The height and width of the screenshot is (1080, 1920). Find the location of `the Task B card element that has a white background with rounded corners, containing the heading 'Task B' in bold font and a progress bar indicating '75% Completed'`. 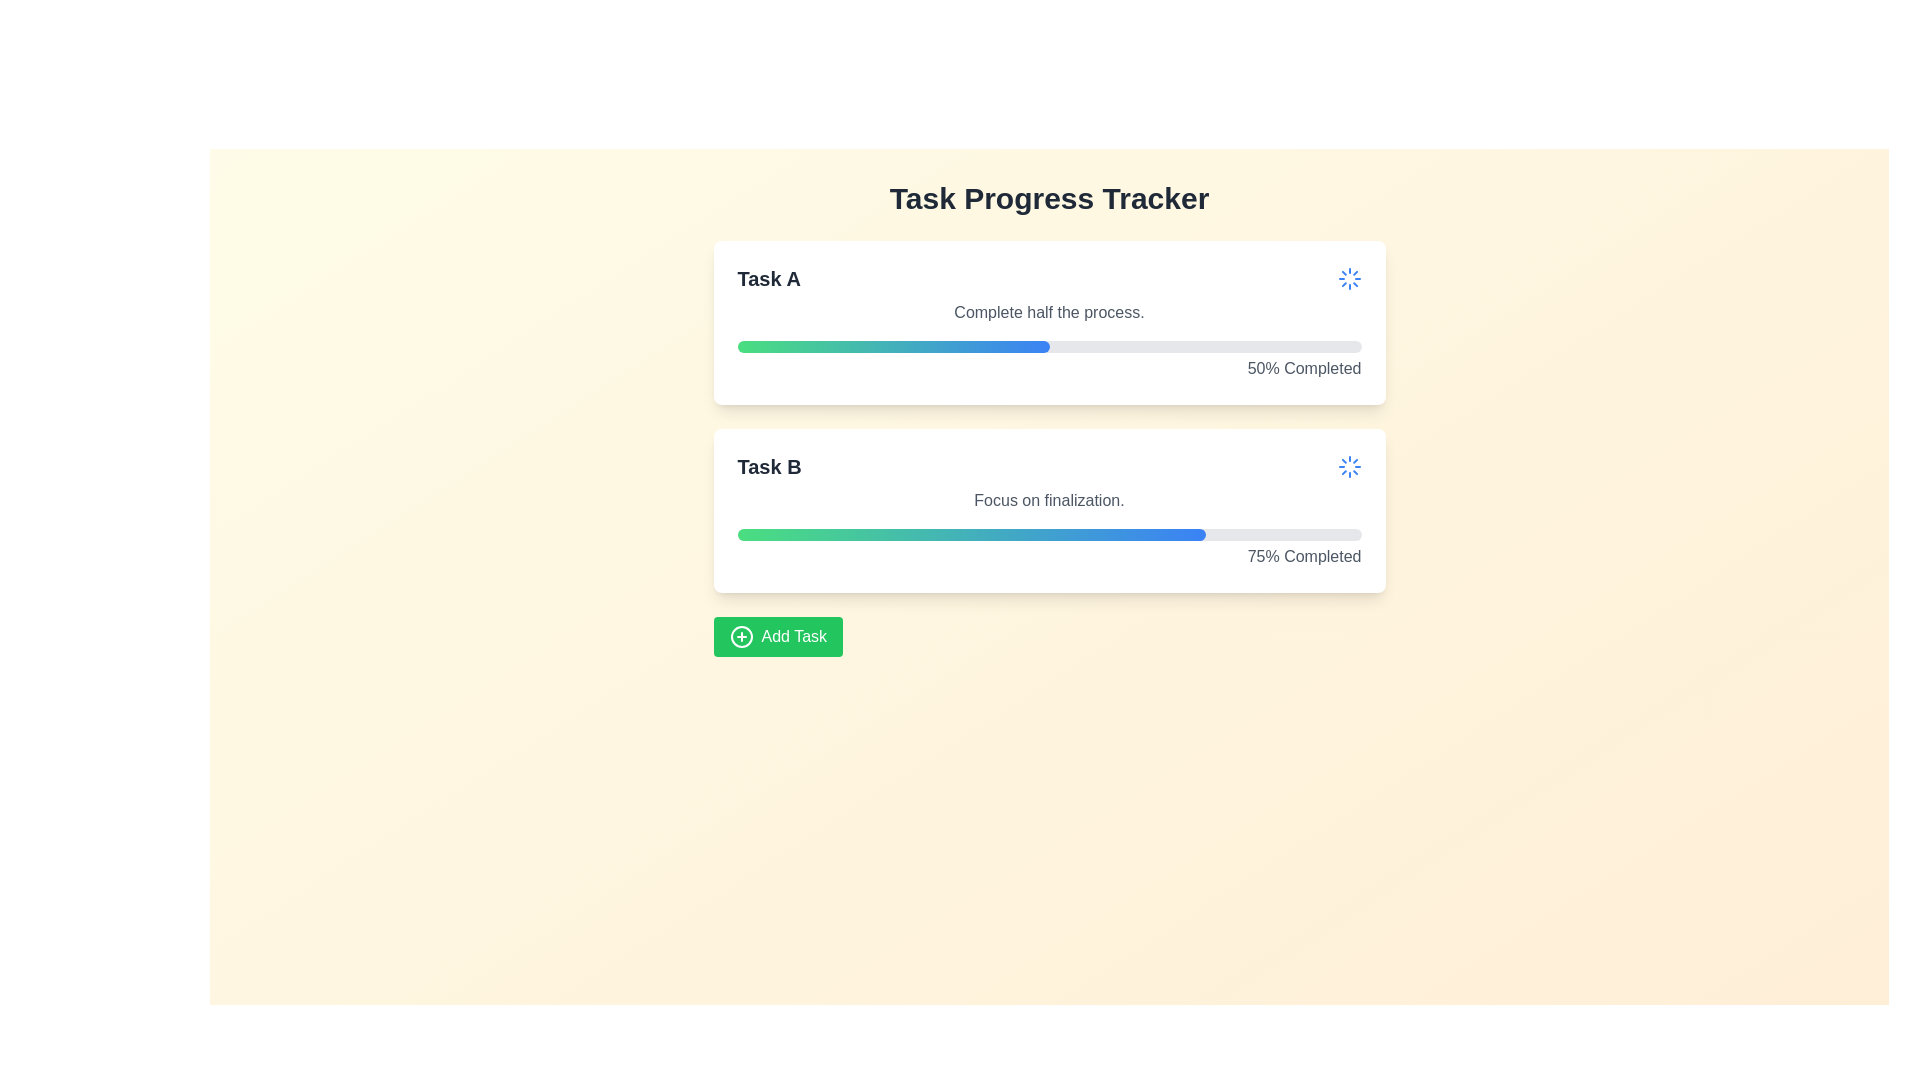

the Task B card element that has a white background with rounded corners, containing the heading 'Task B' in bold font and a progress bar indicating '75% Completed' is located at coordinates (1048, 509).